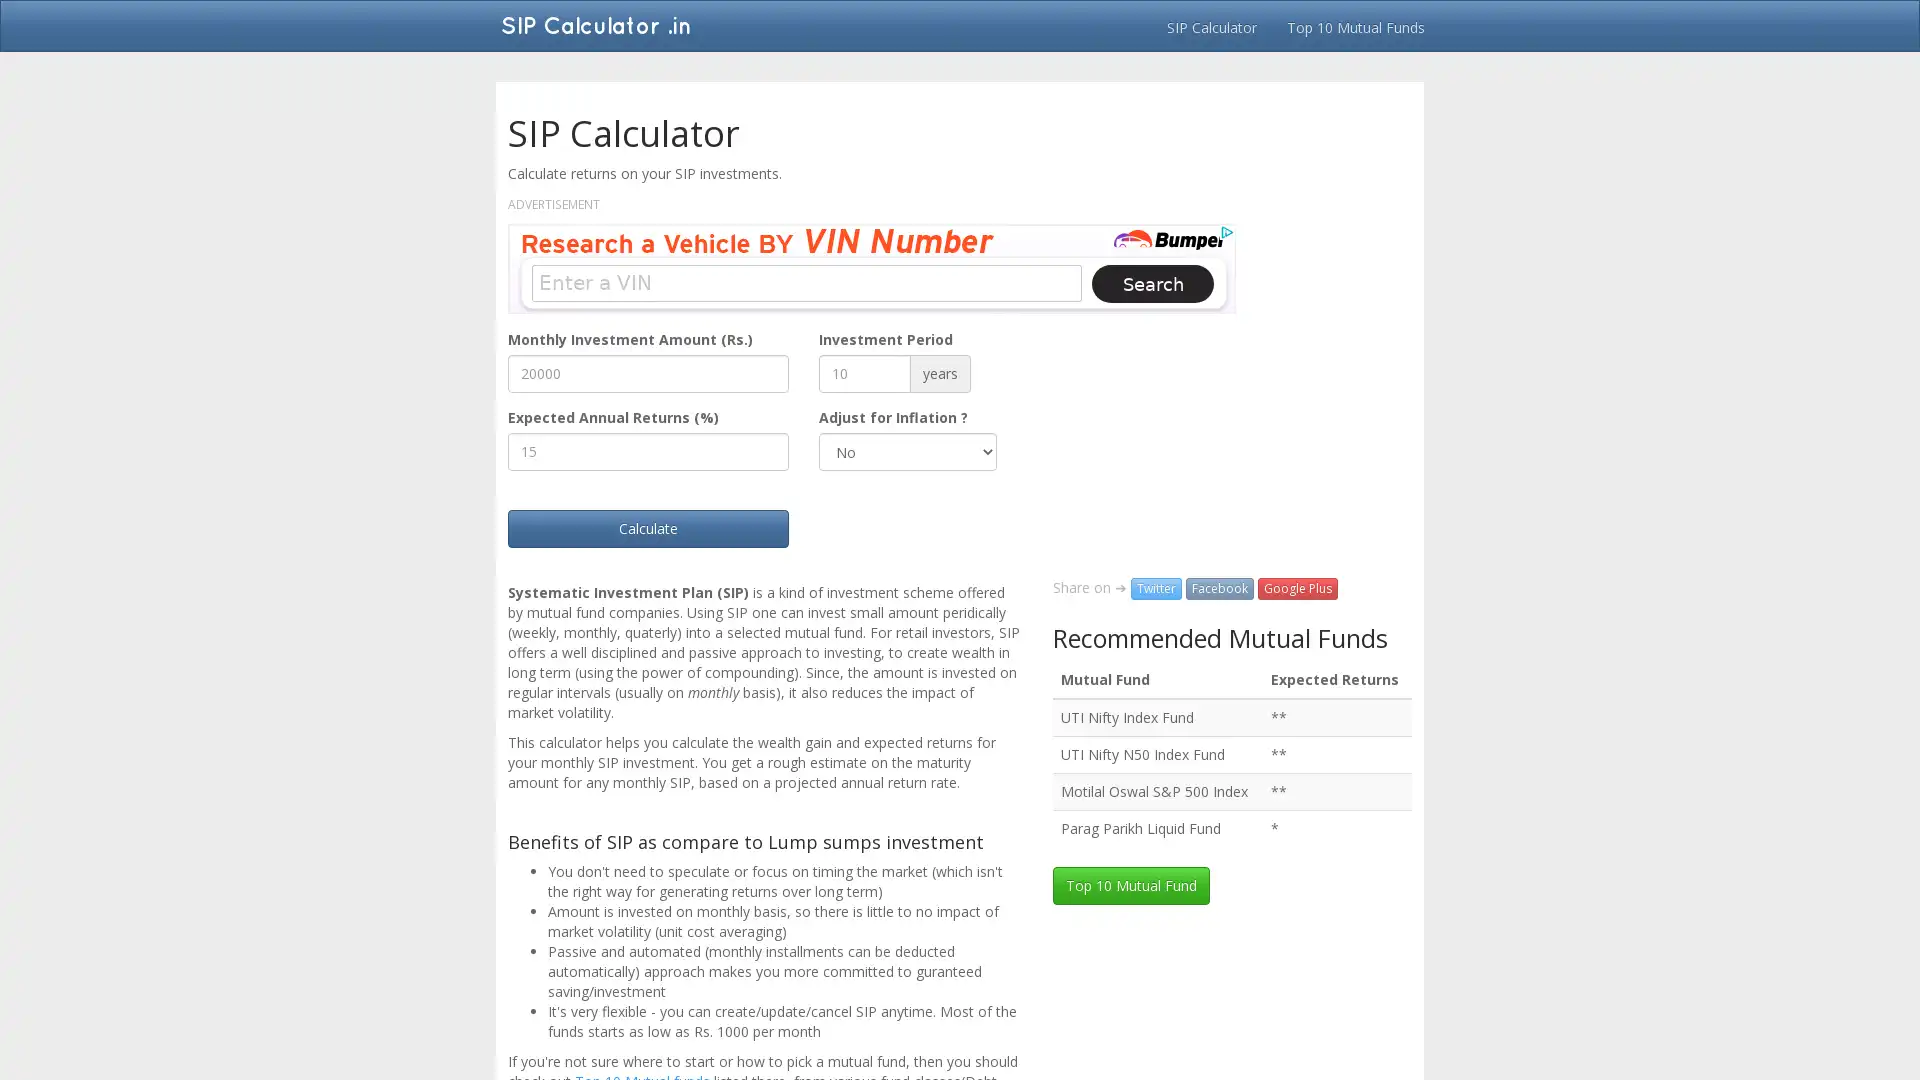 Image resolution: width=1920 pixels, height=1080 pixels. I want to click on Calculate, so click(648, 527).